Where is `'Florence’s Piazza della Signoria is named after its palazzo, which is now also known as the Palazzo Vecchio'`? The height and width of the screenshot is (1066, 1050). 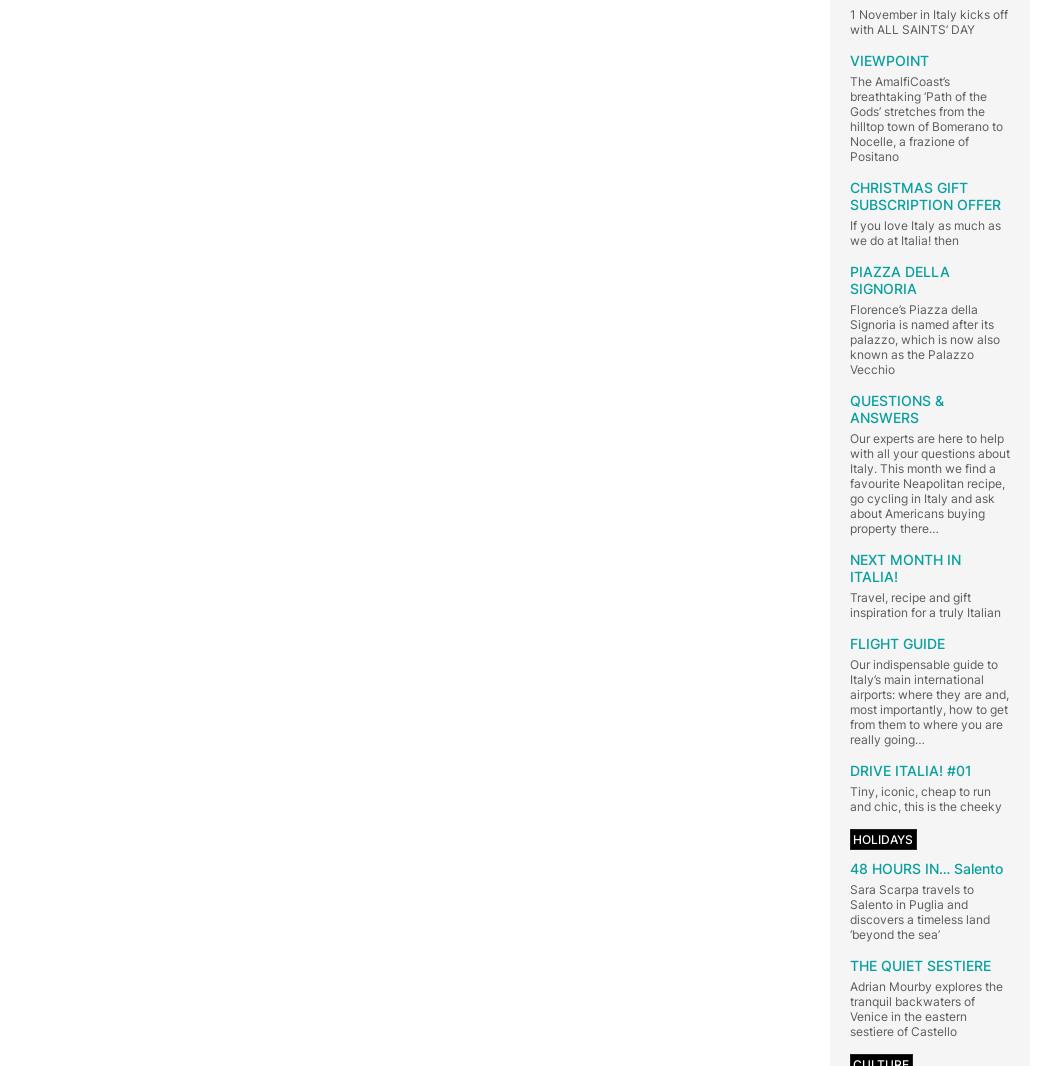 'Florence’s Piazza della Signoria is named after its palazzo, which is now also known as the Palazzo Vecchio' is located at coordinates (849, 338).